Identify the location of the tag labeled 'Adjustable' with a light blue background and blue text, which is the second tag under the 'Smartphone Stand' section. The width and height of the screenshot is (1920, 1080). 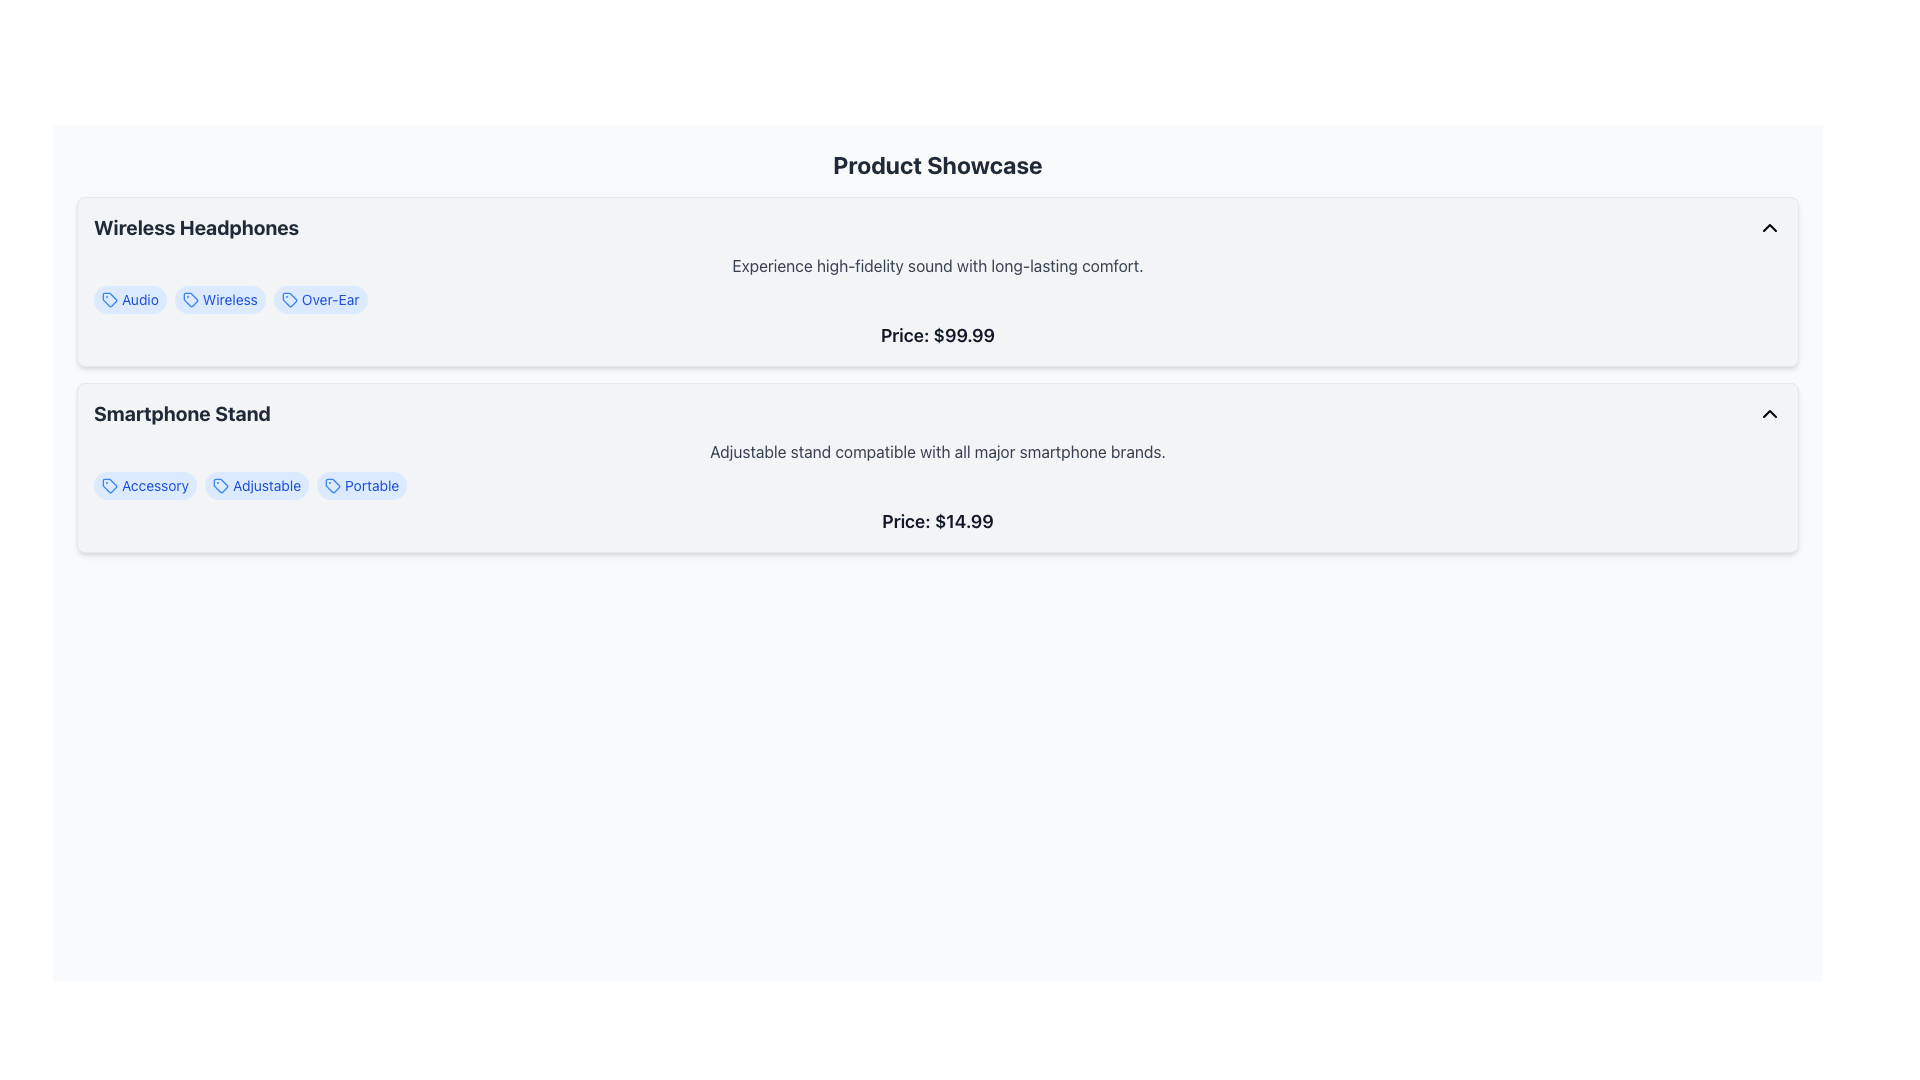
(256, 486).